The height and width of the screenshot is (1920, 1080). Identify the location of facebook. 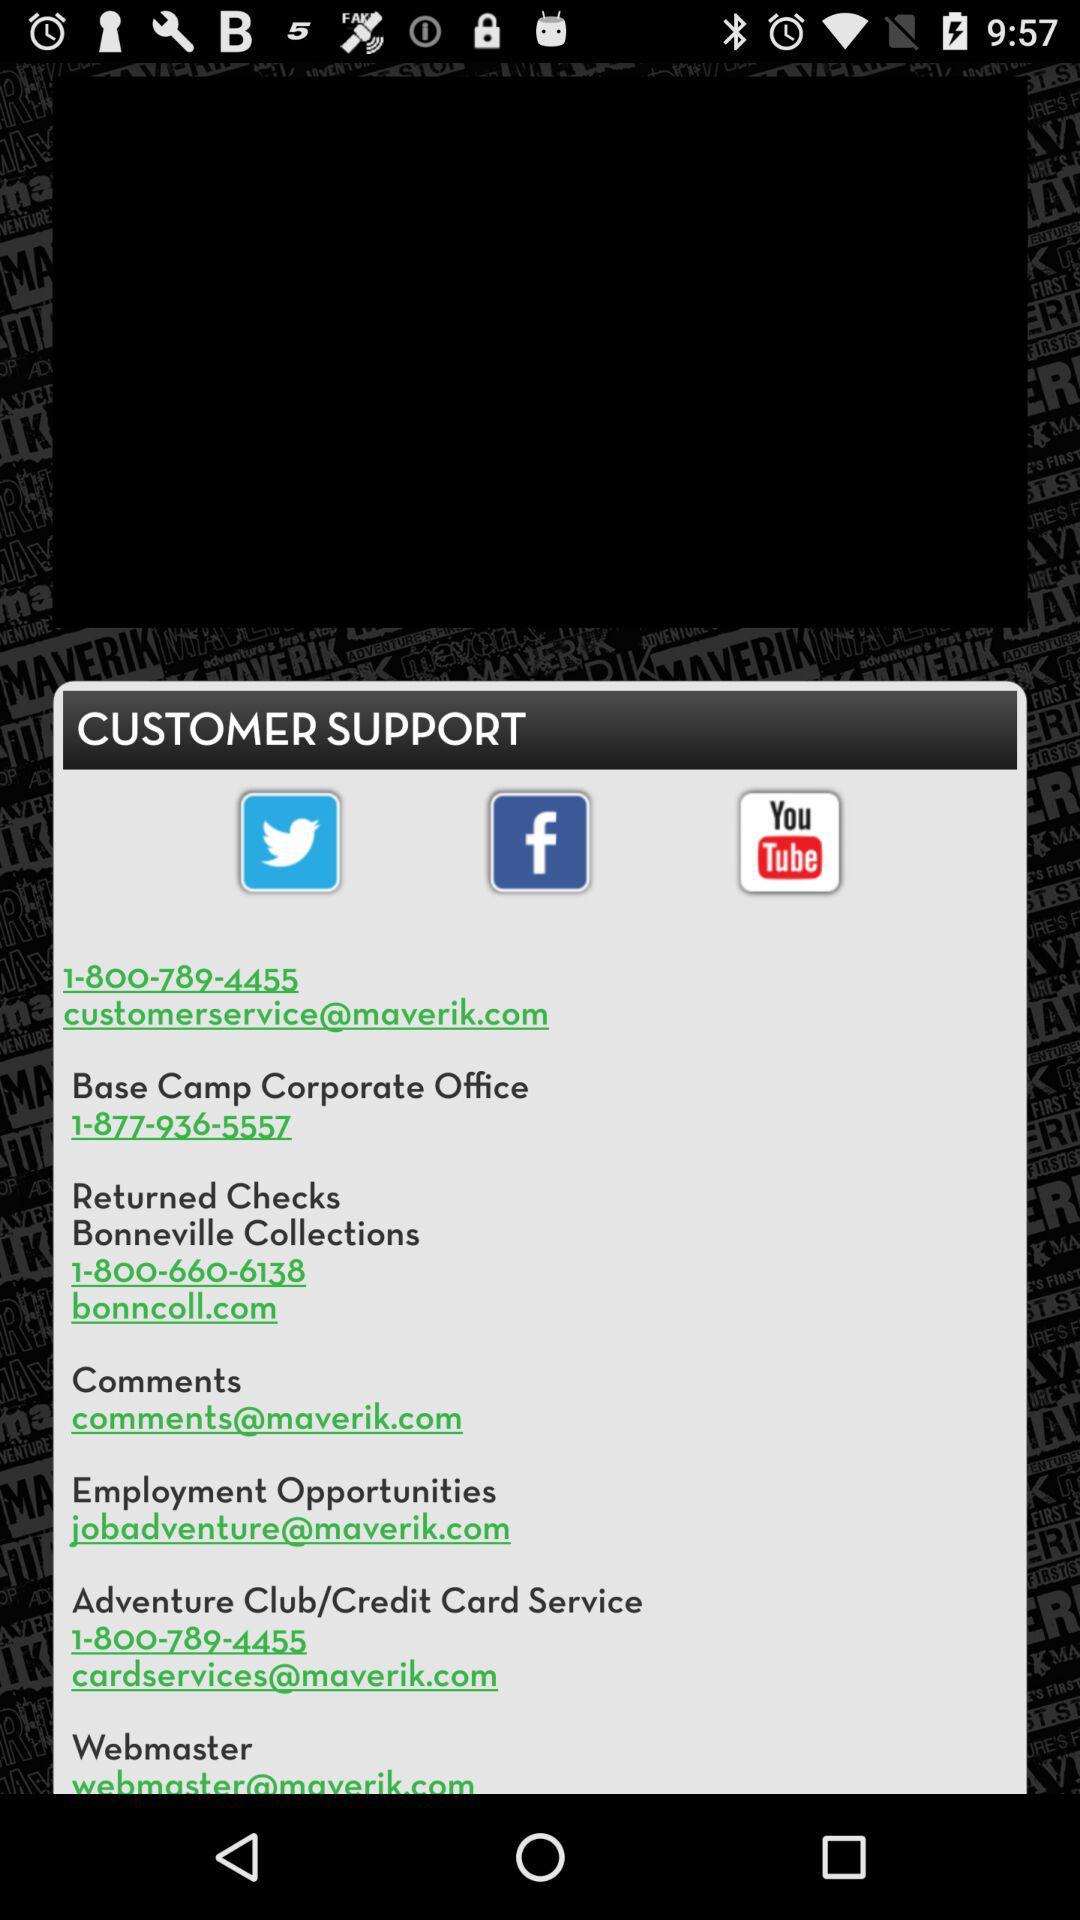
(540, 842).